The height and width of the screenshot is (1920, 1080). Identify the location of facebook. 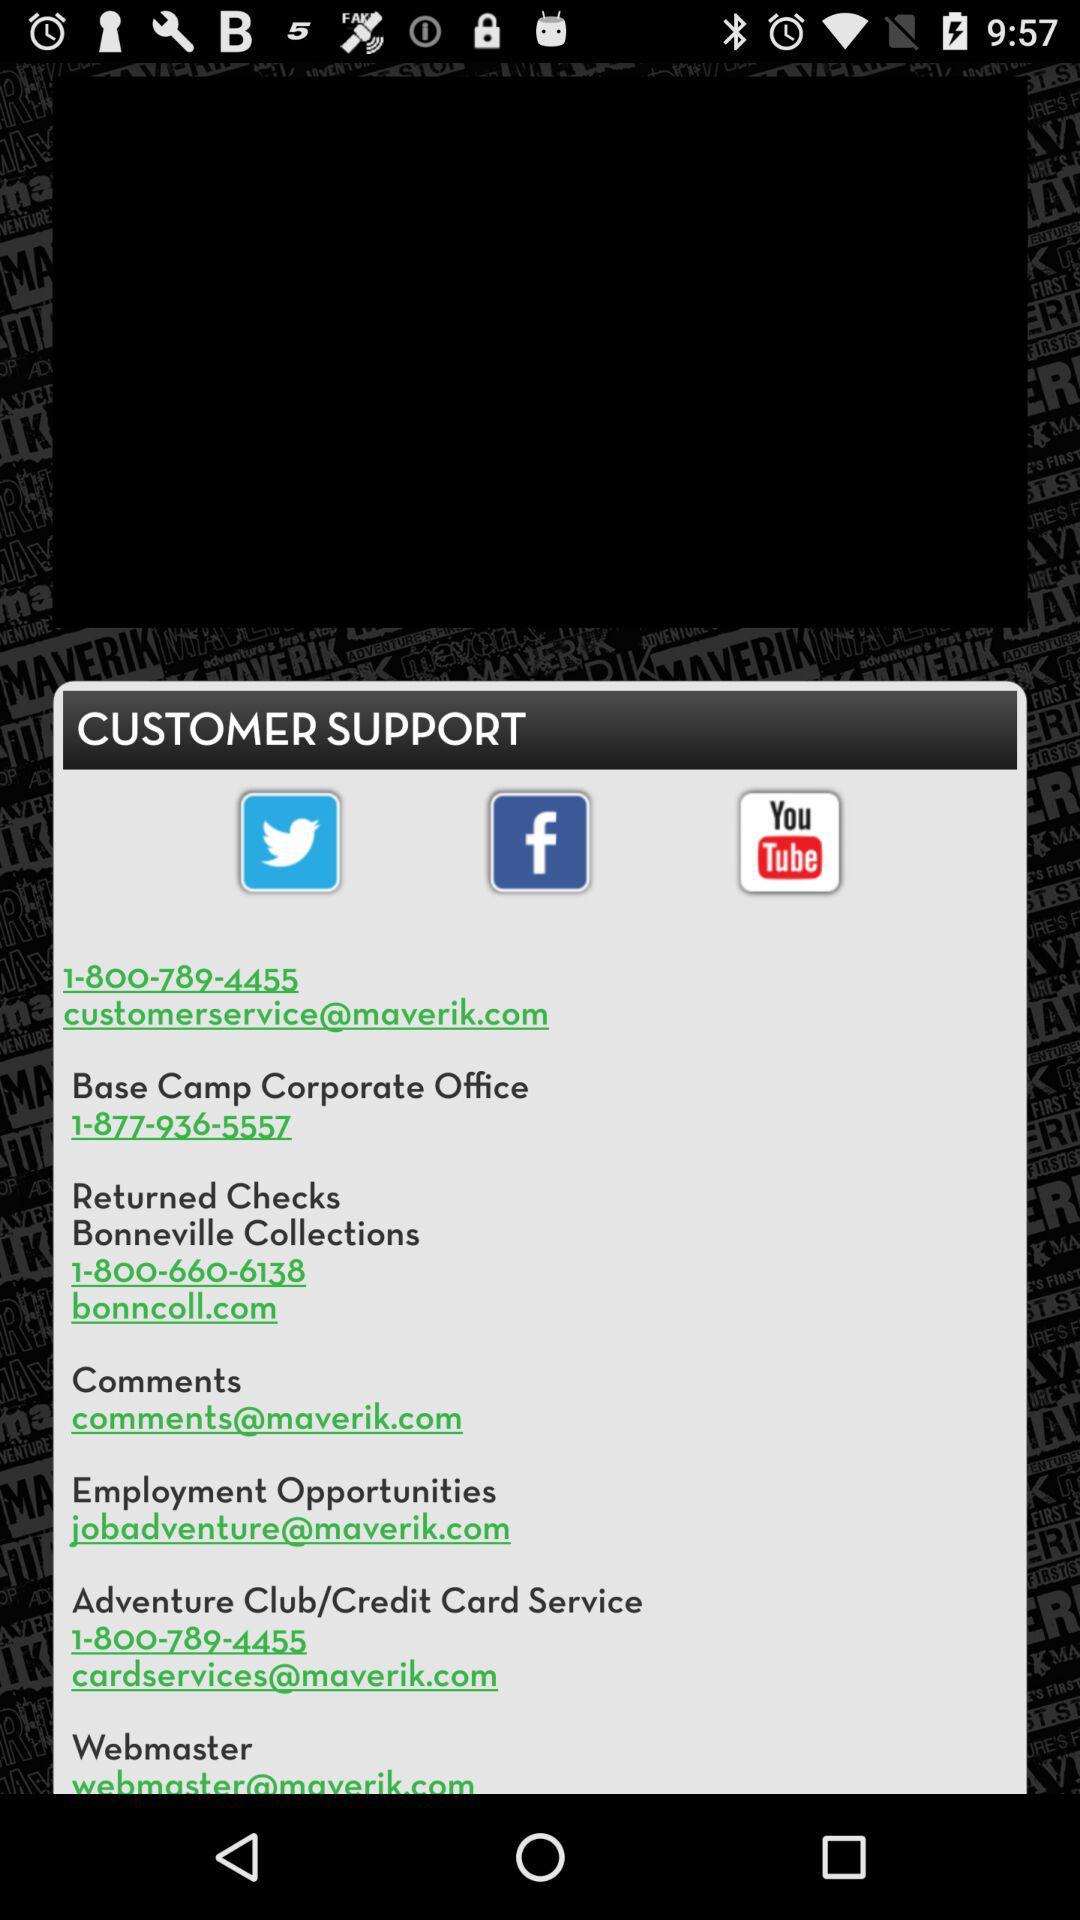
(540, 842).